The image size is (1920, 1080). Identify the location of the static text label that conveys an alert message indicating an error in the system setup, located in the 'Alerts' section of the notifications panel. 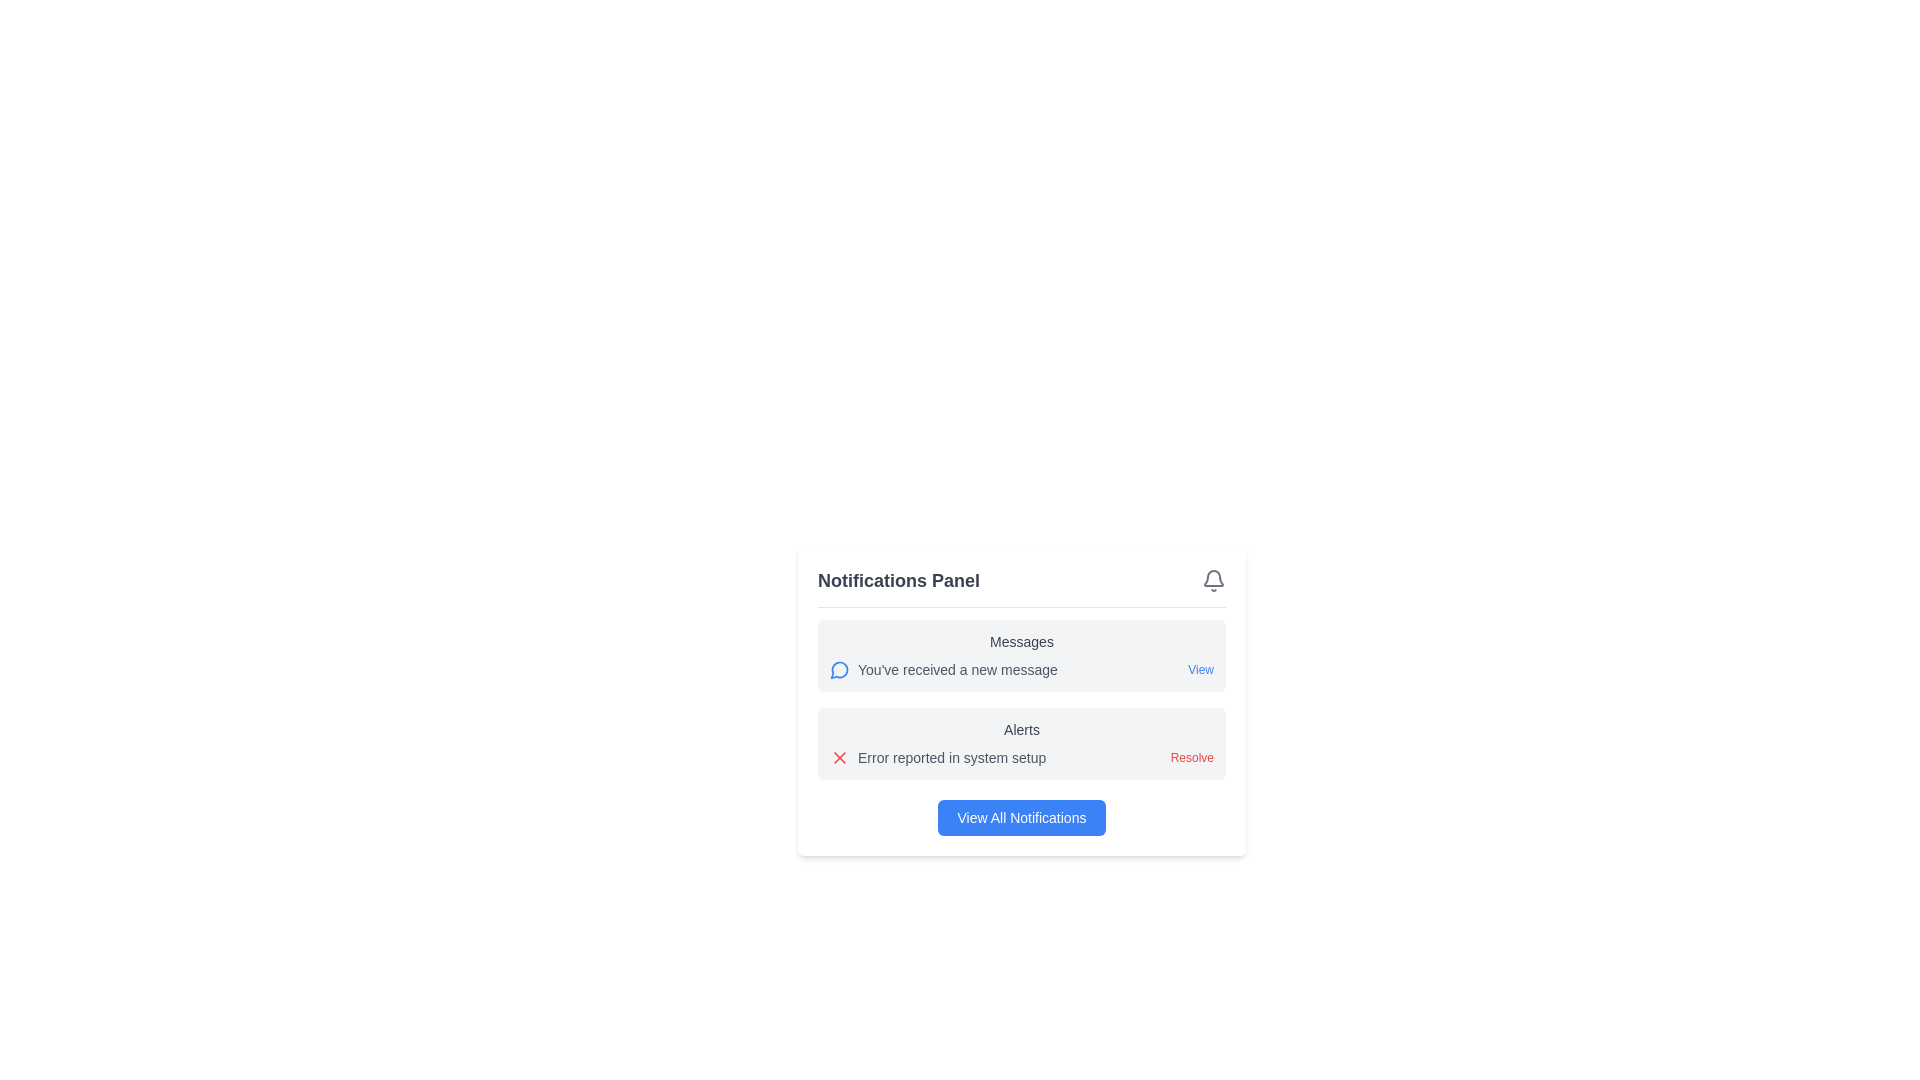
(937, 758).